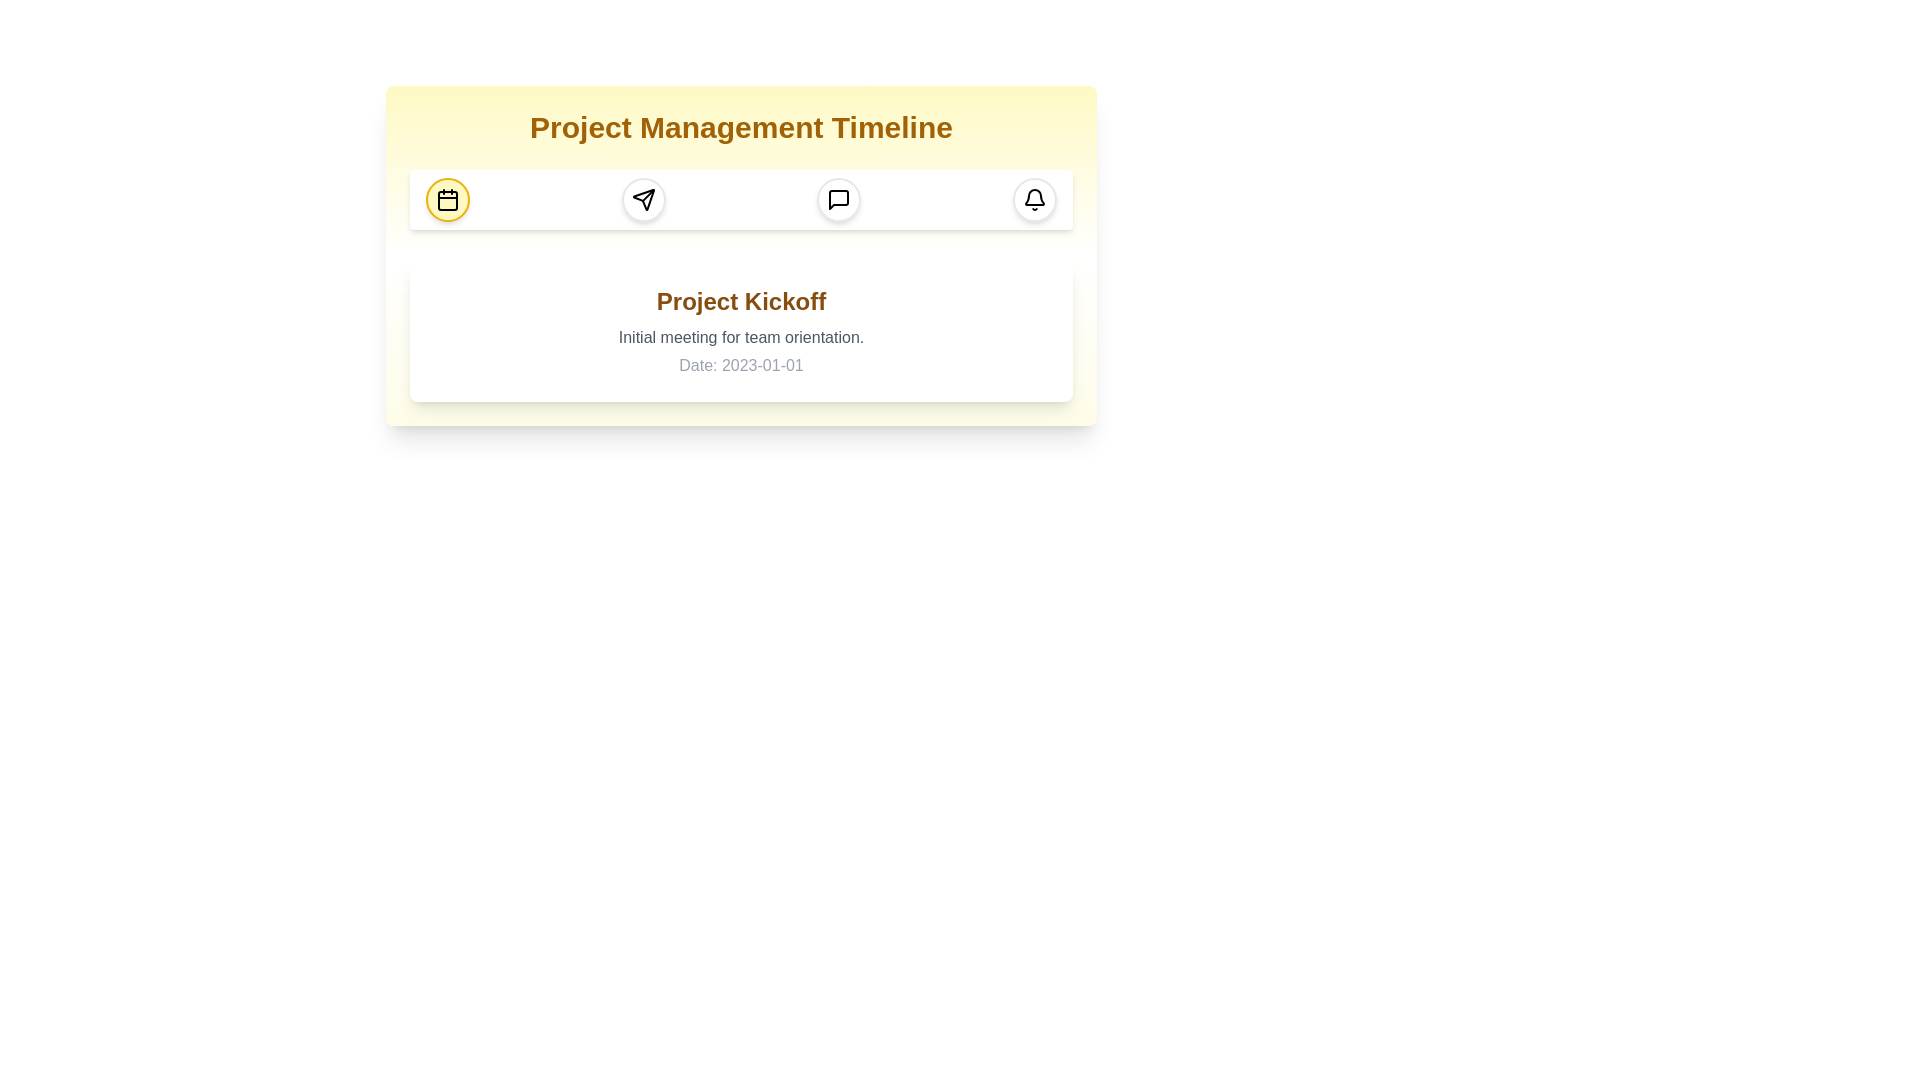 Image resolution: width=1920 pixels, height=1080 pixels. Describe the element at coordinates (643, 200) in the screenshot. I see `the circular icon button with a paper-plane illustration located in the tool-like menu bar, positioned between the calendar icon and the comment bubble icon` at that location.